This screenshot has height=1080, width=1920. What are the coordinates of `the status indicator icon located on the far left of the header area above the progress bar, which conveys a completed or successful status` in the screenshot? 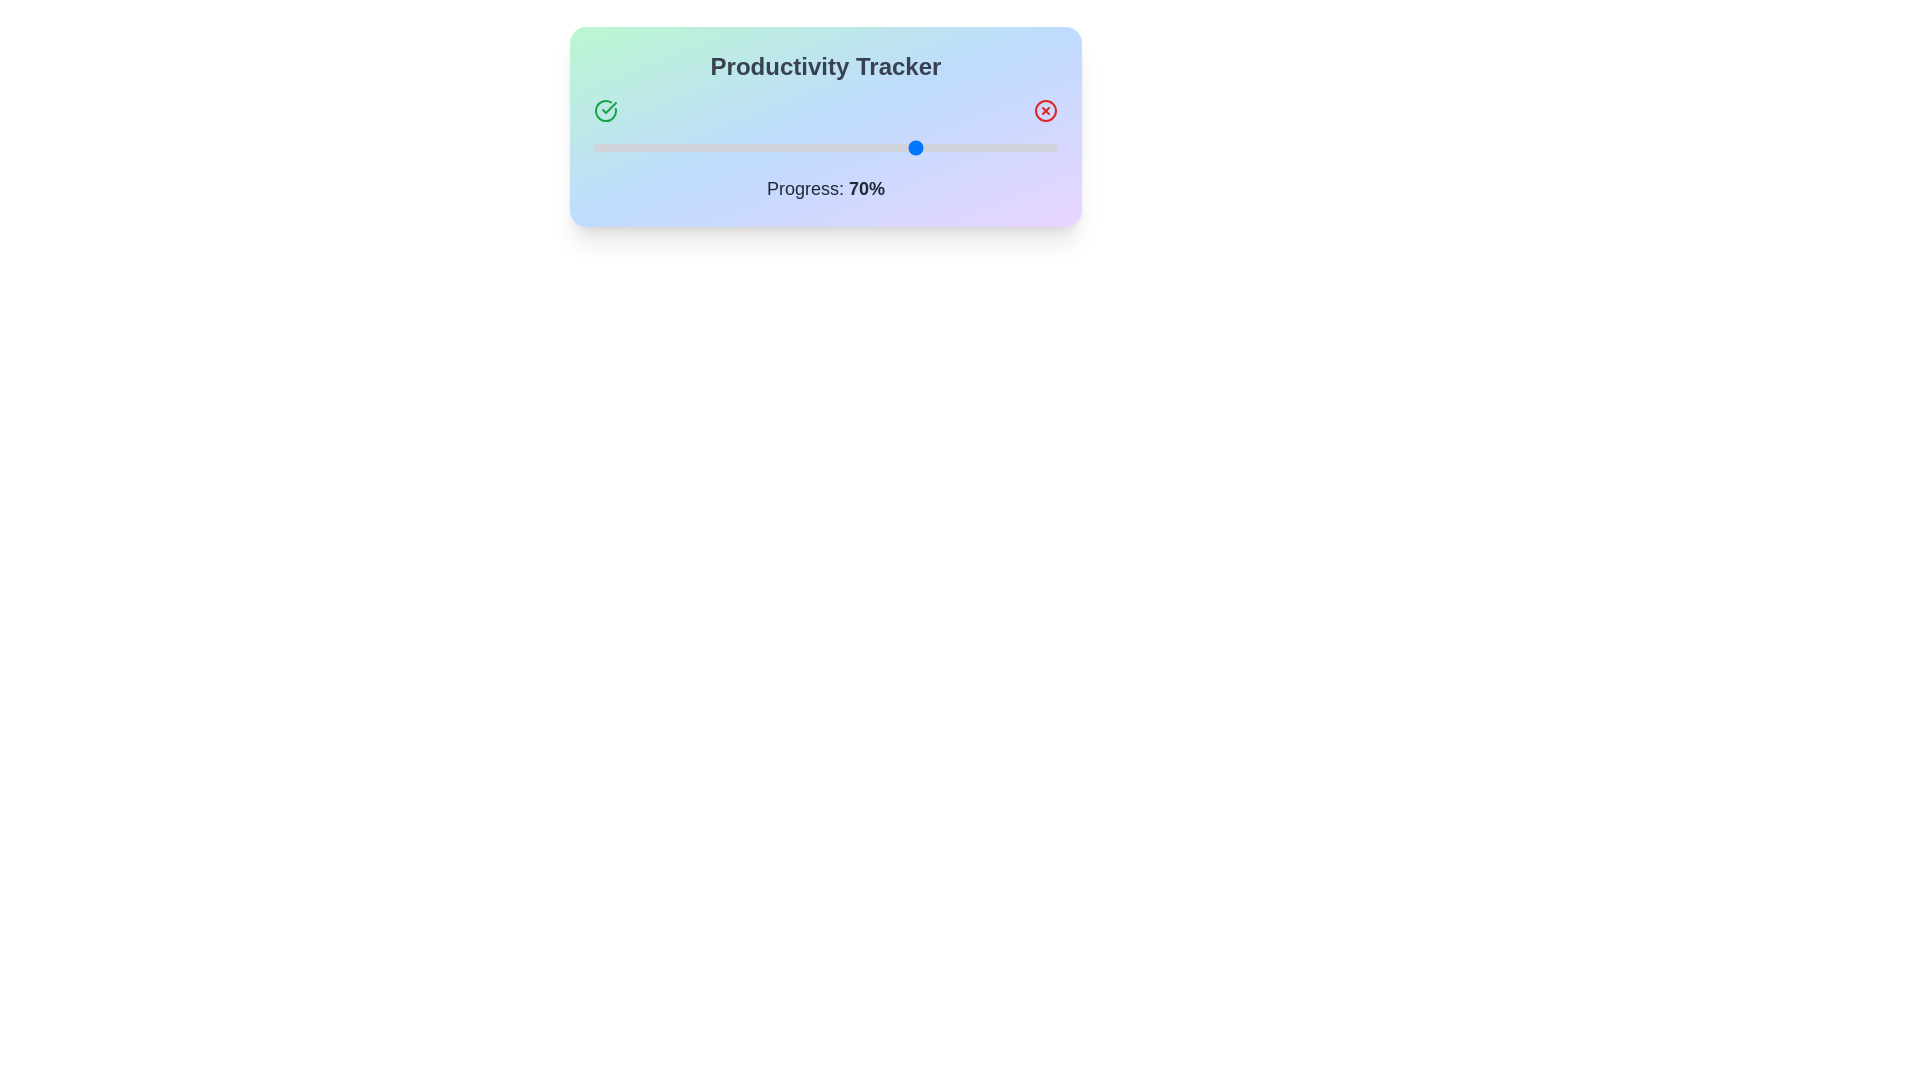 It's located at (604, 111).